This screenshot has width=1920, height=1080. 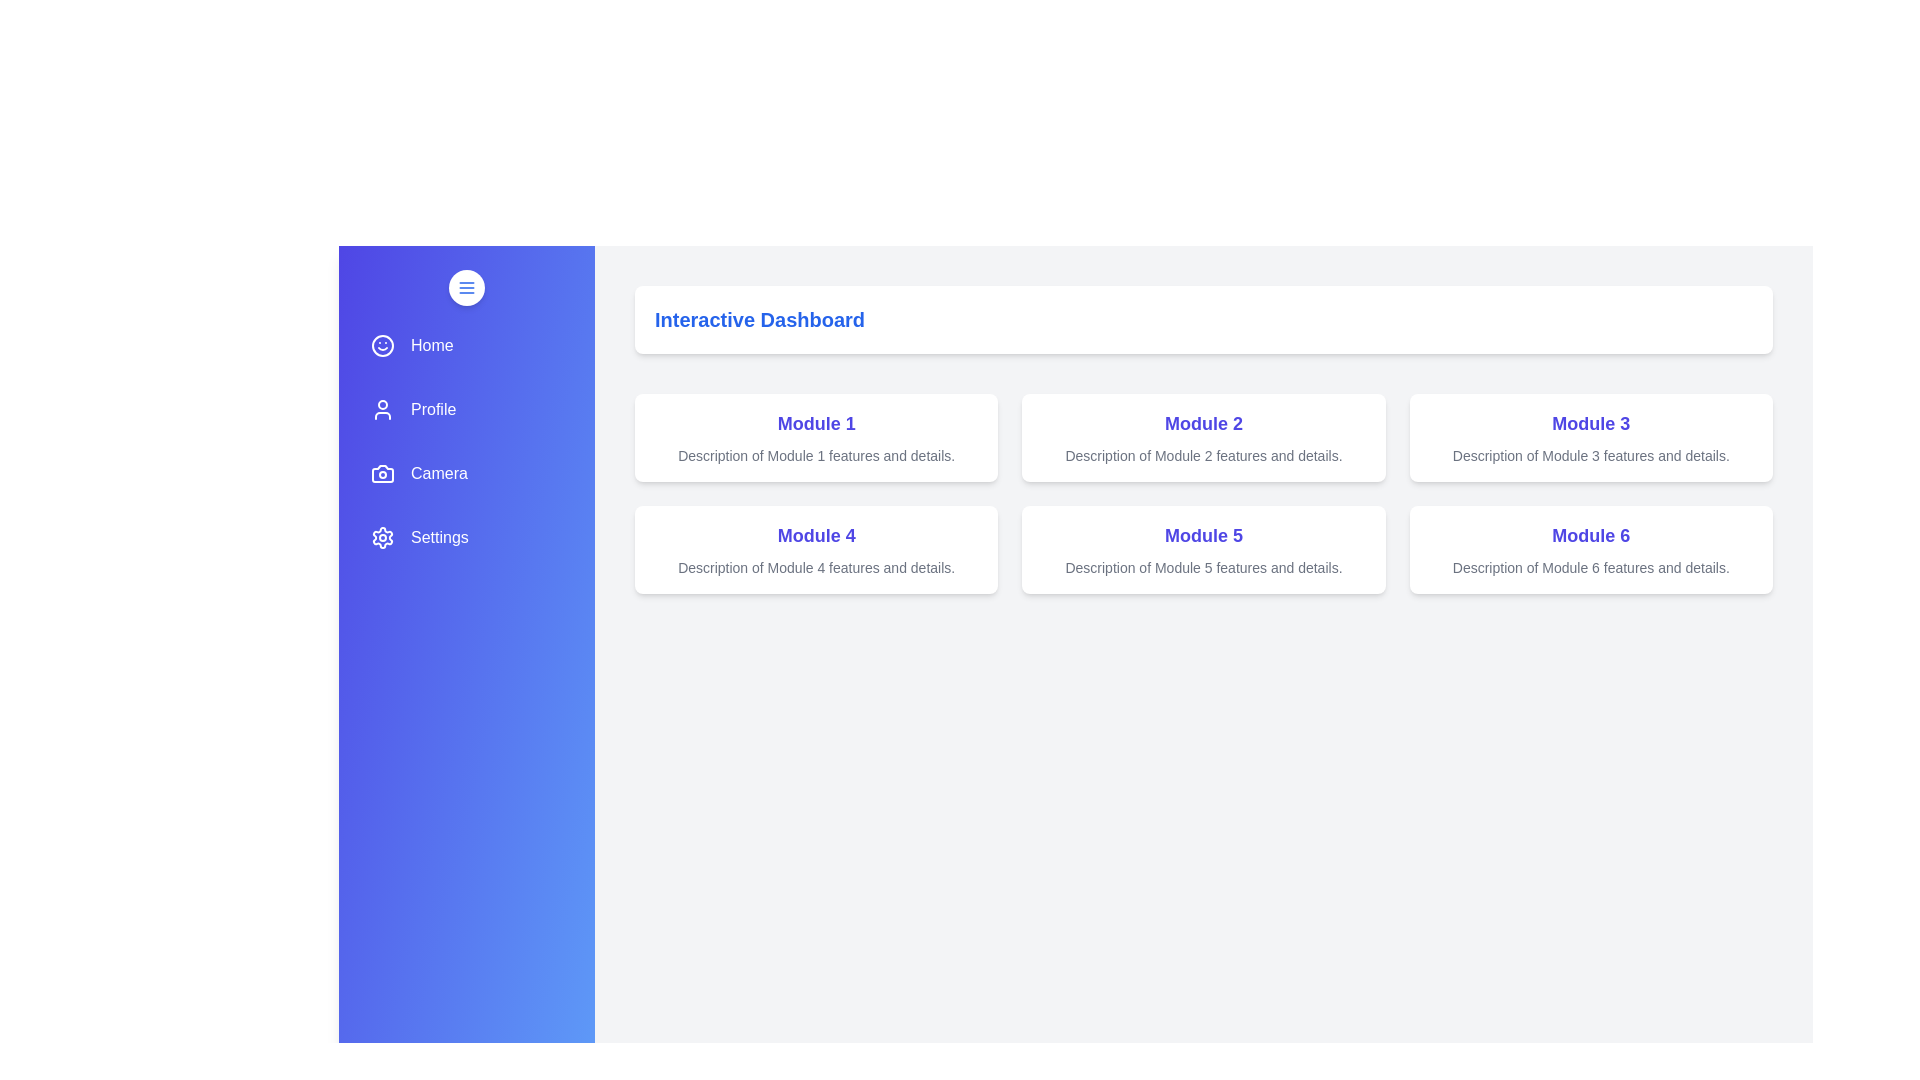 What do you see at coordinates (465, 408) in the screenshot?
I see `the 'Profile' menu item in the vertical navigation menu` at bounding box center [465, 408].